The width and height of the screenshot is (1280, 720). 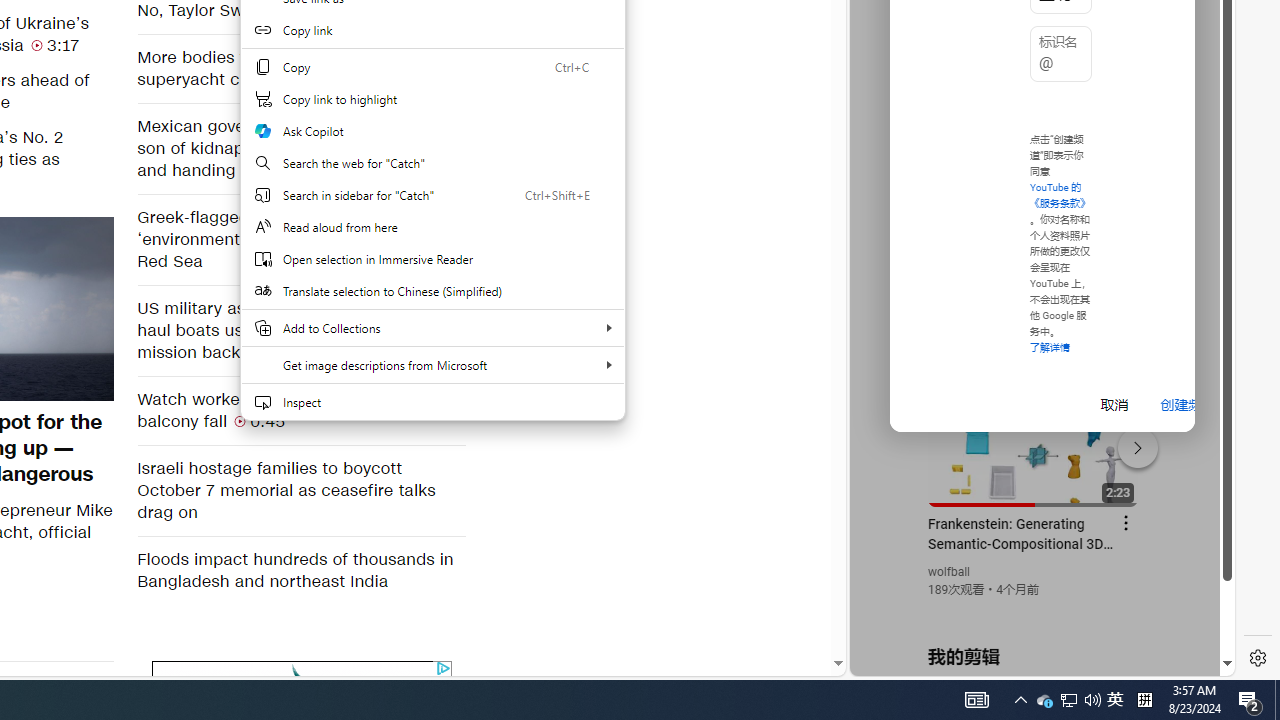 I want to click on 'Get image descriptions from Microsoft', so click(x=431, y=365).